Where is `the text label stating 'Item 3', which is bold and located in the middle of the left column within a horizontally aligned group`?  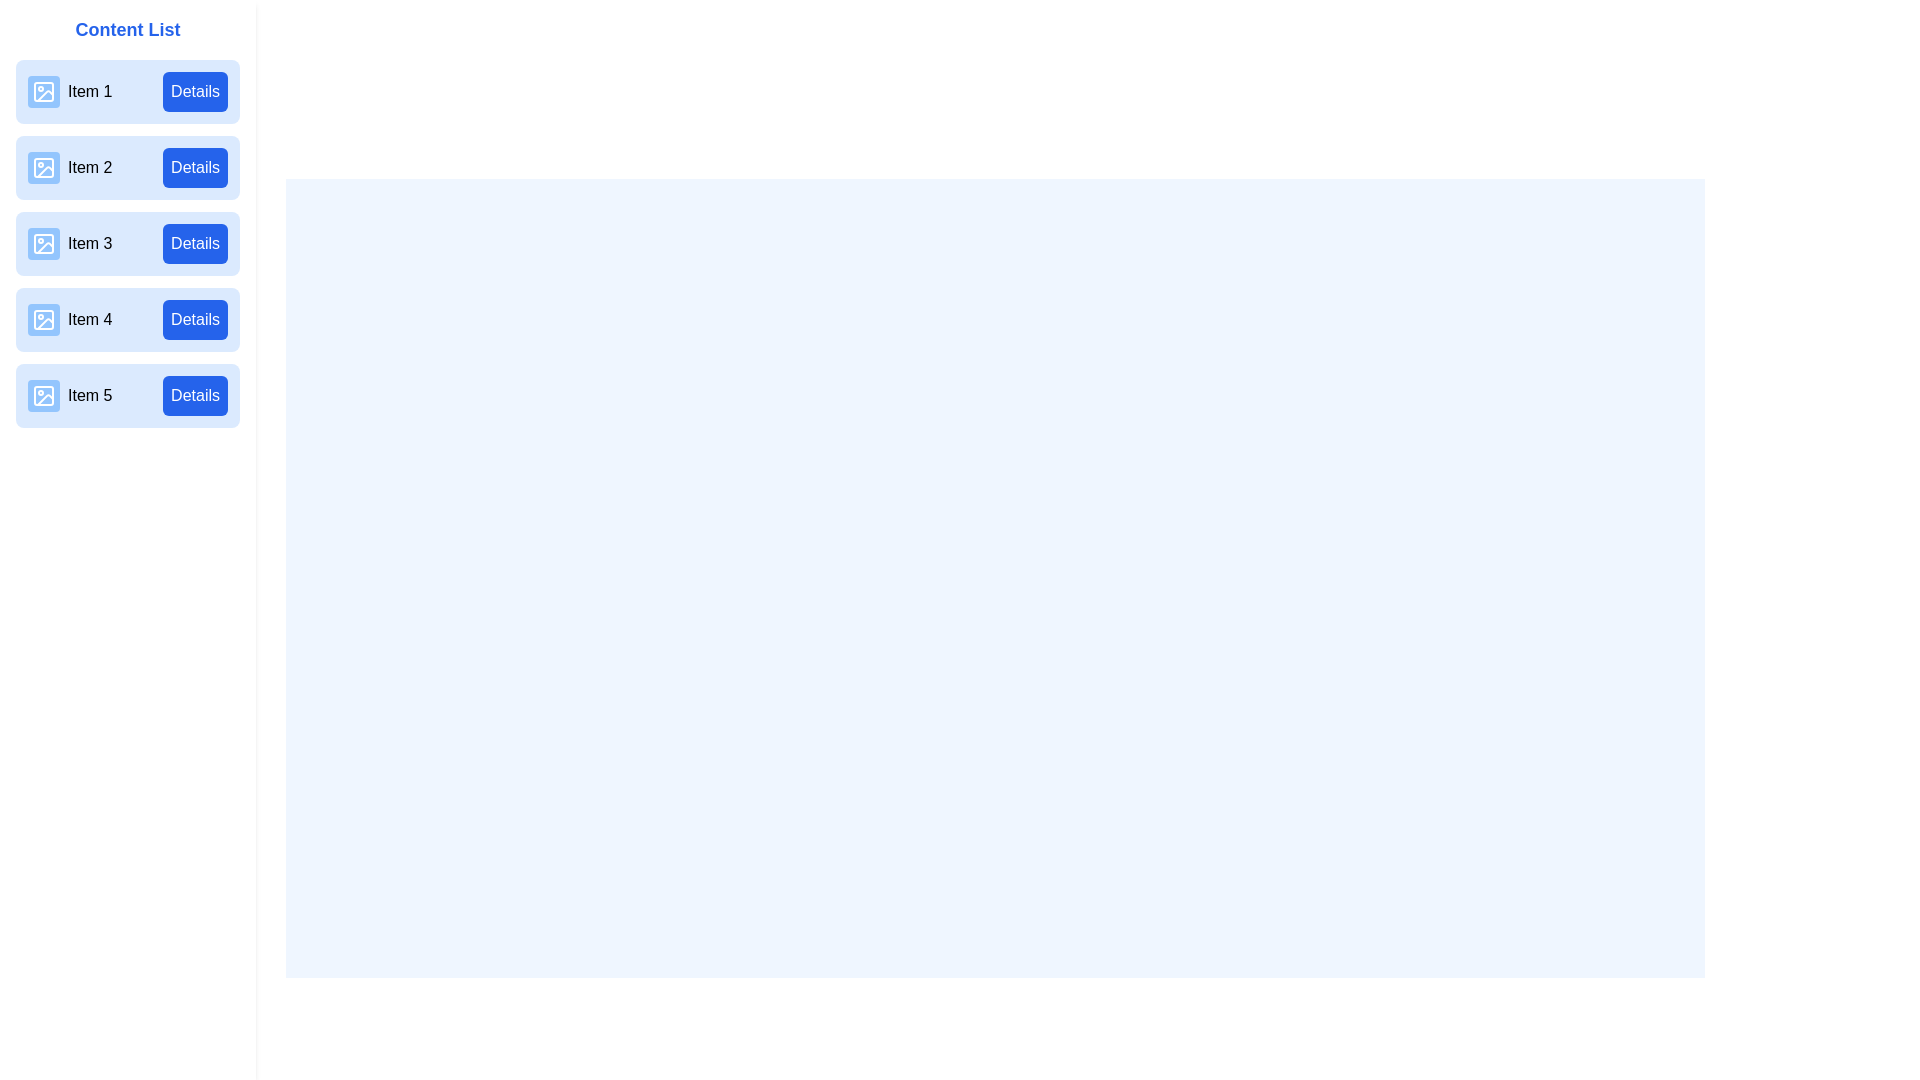 the text label stating 'Item 3', which is bold and located in the middle of the left column within a horizontally aligned group is located at coordinates (70, 242).